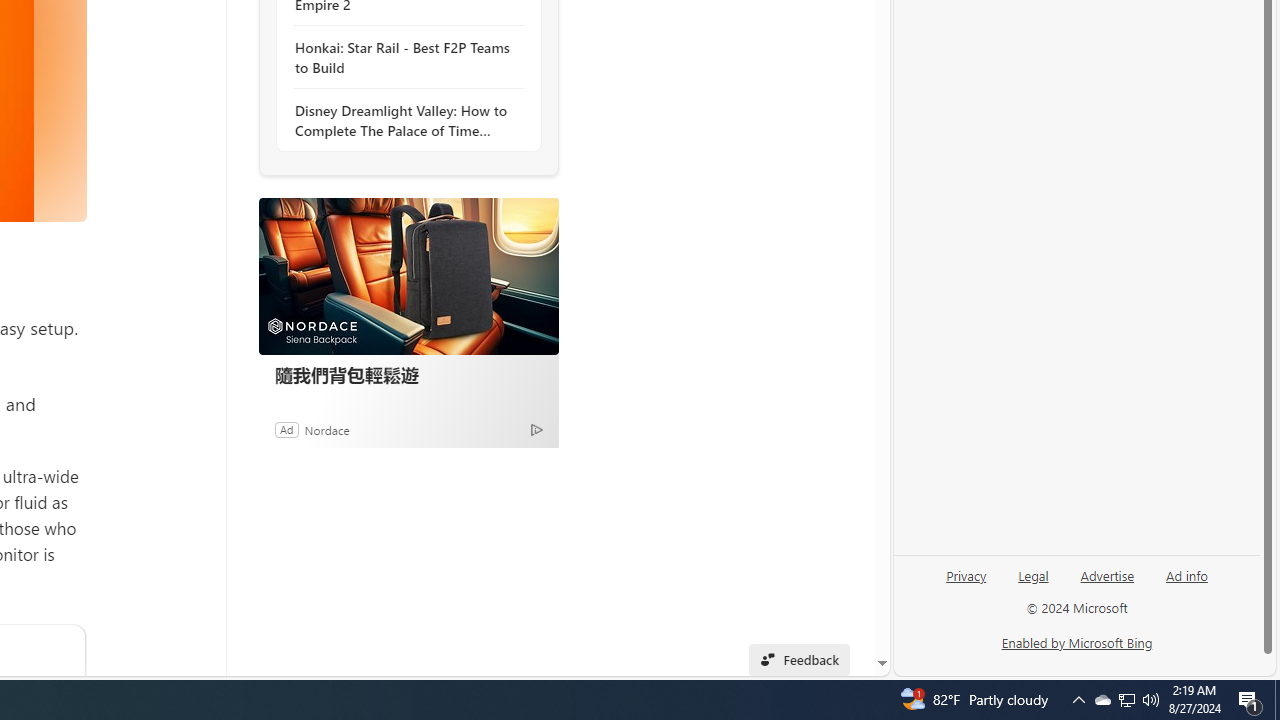 The width and height of the screenshot is (1280, 720). What do you see at coordinates (1033, 574) in the screenshot?
I see `'Legal'` at bounding box center [1033, 574].